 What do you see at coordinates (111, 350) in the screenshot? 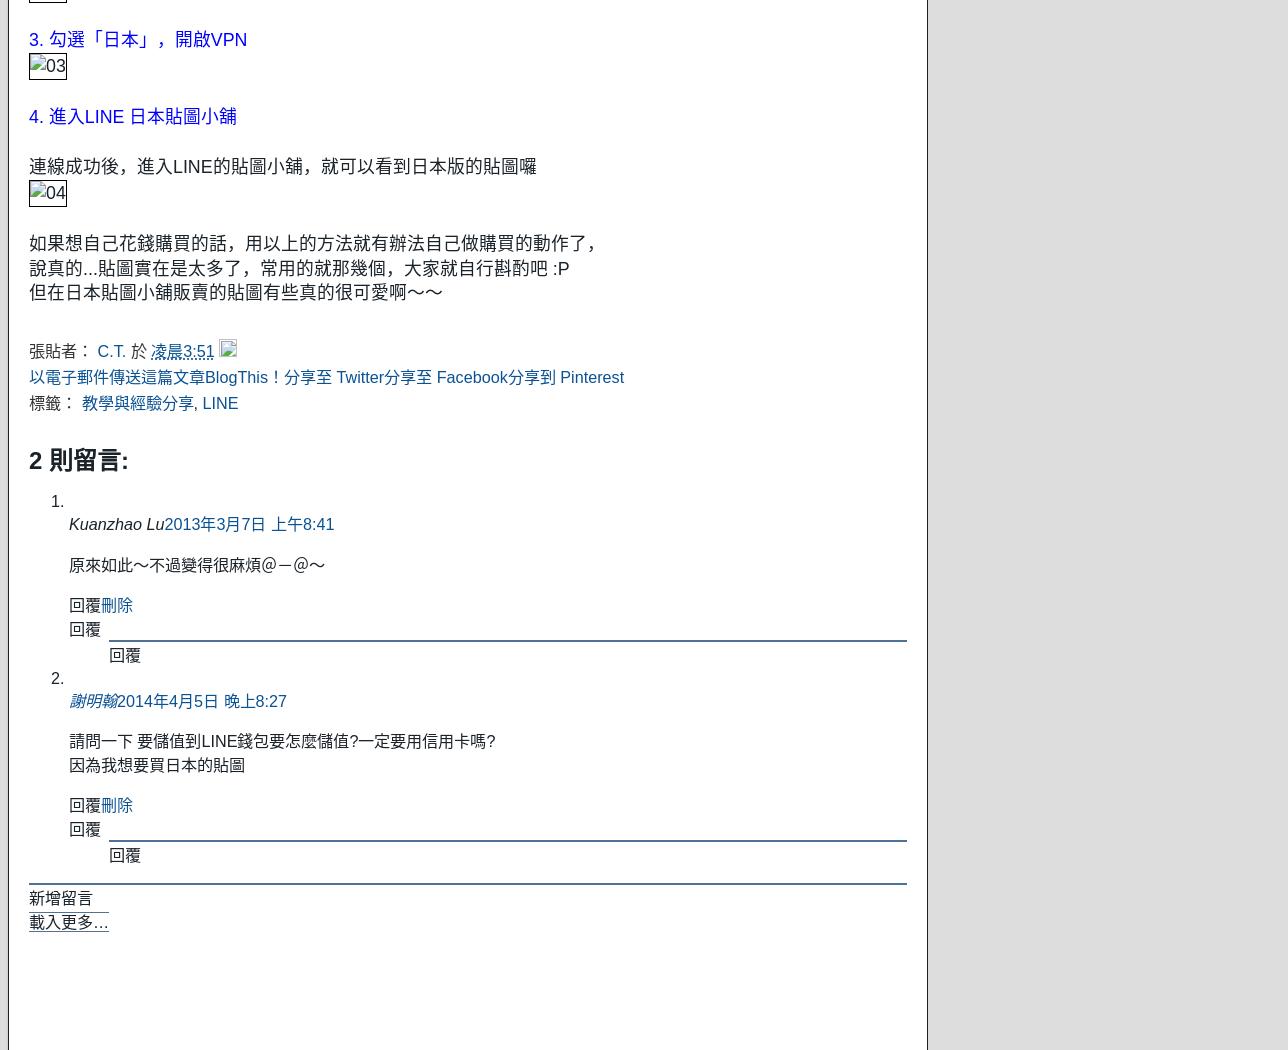
I see `'C.T.'` at bounding box center [111, 350].